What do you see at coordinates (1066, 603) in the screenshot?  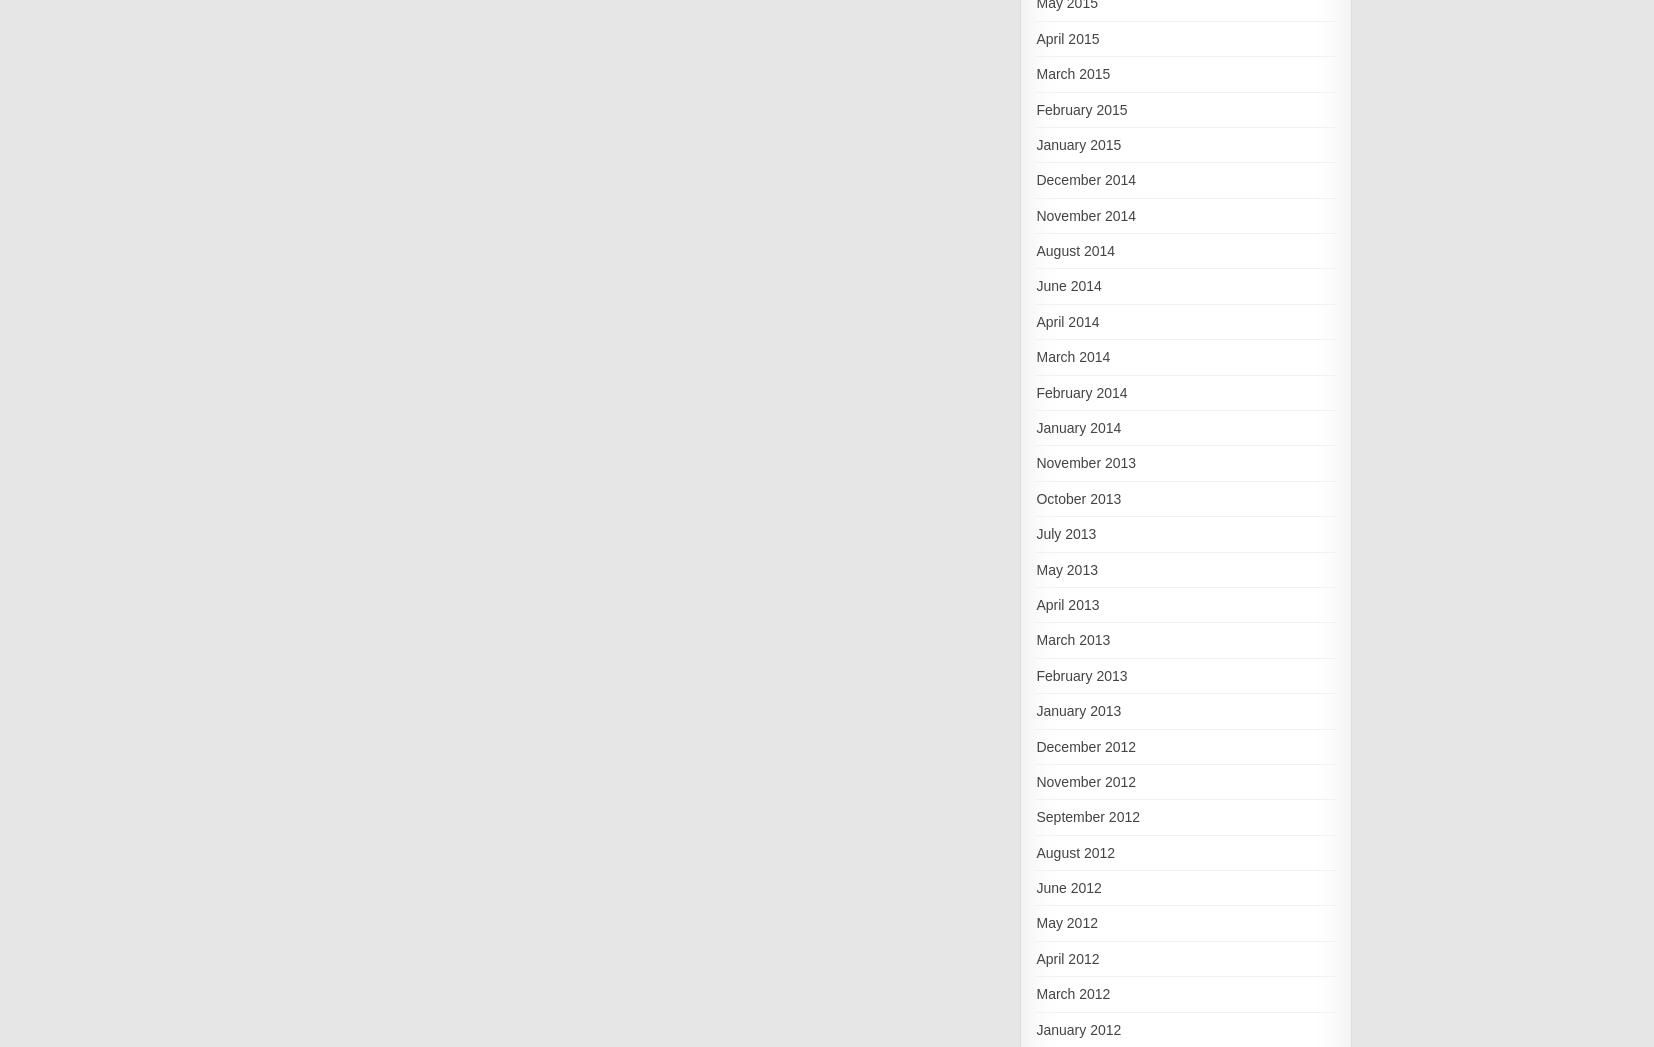 I see `'April 2013'` at bounding box center [1066, 603].